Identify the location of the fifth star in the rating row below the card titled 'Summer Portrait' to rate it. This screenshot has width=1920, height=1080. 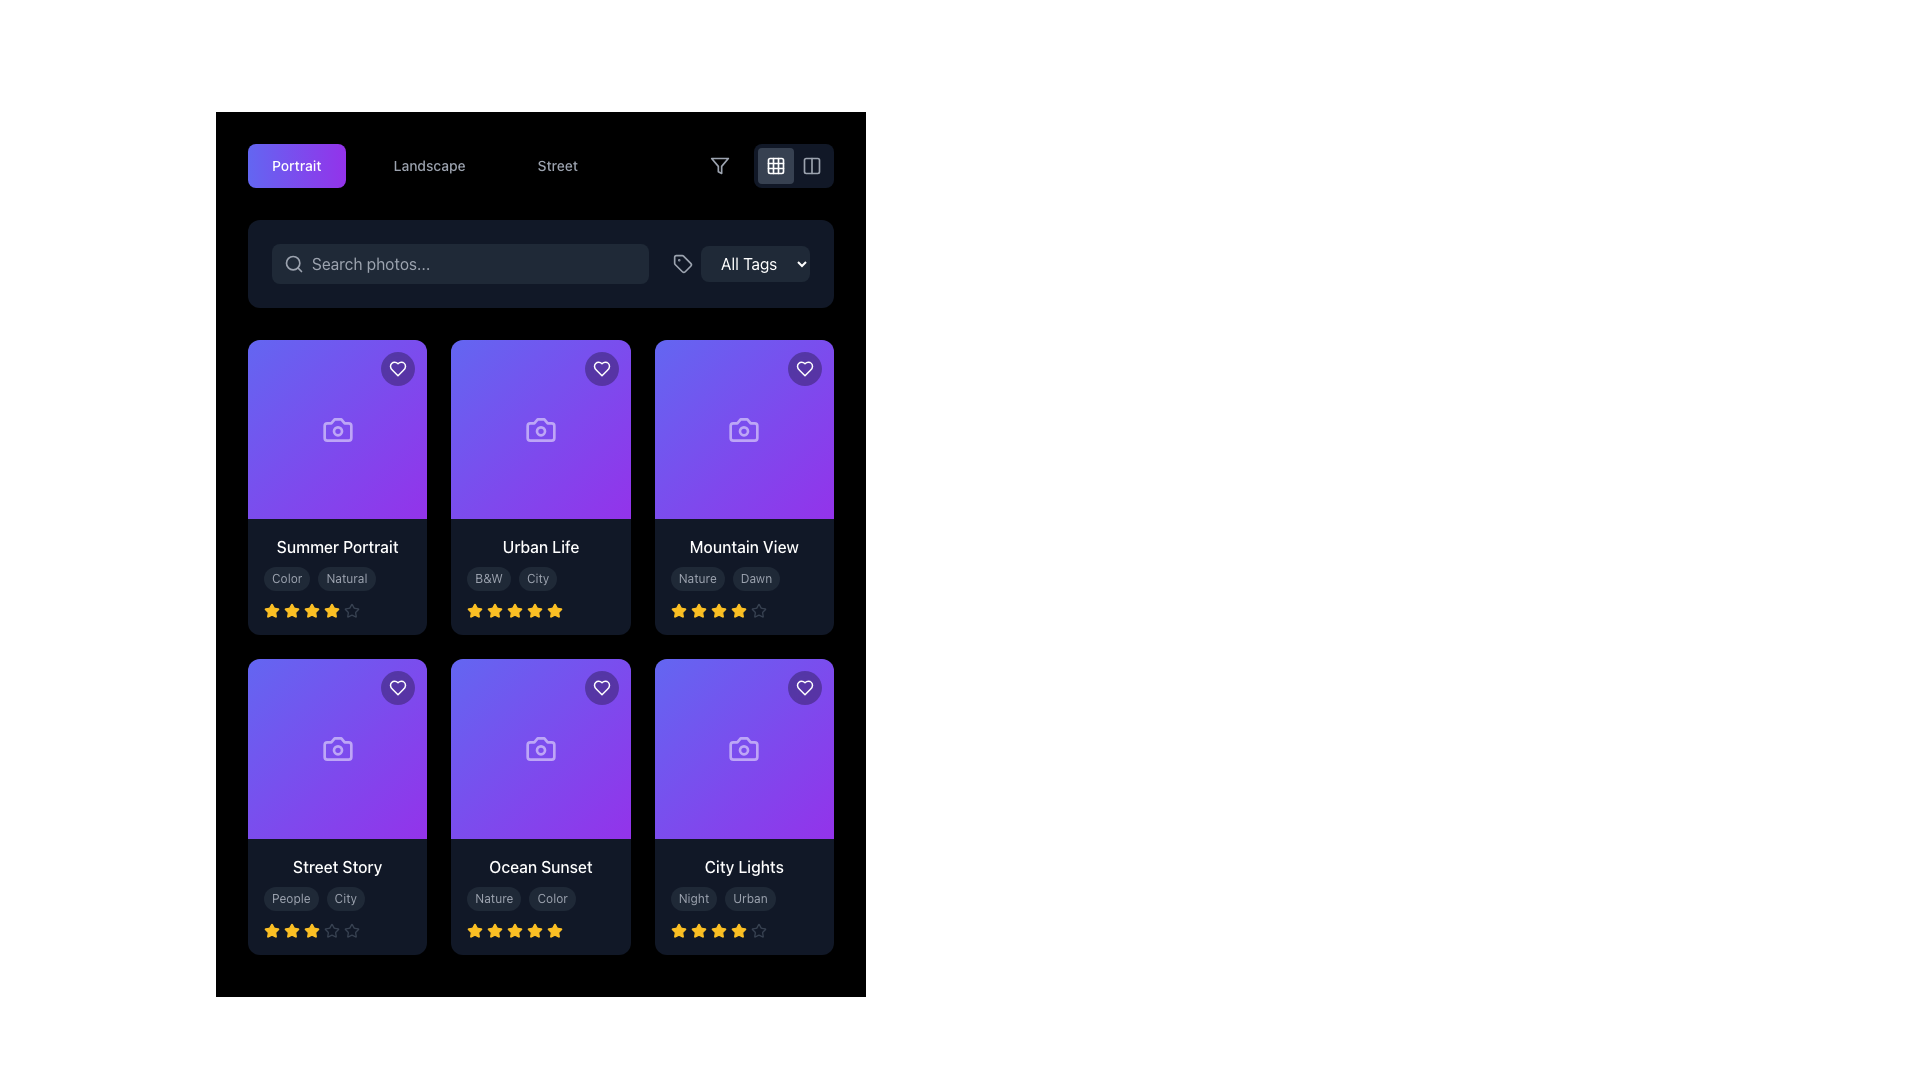
(331, 610).